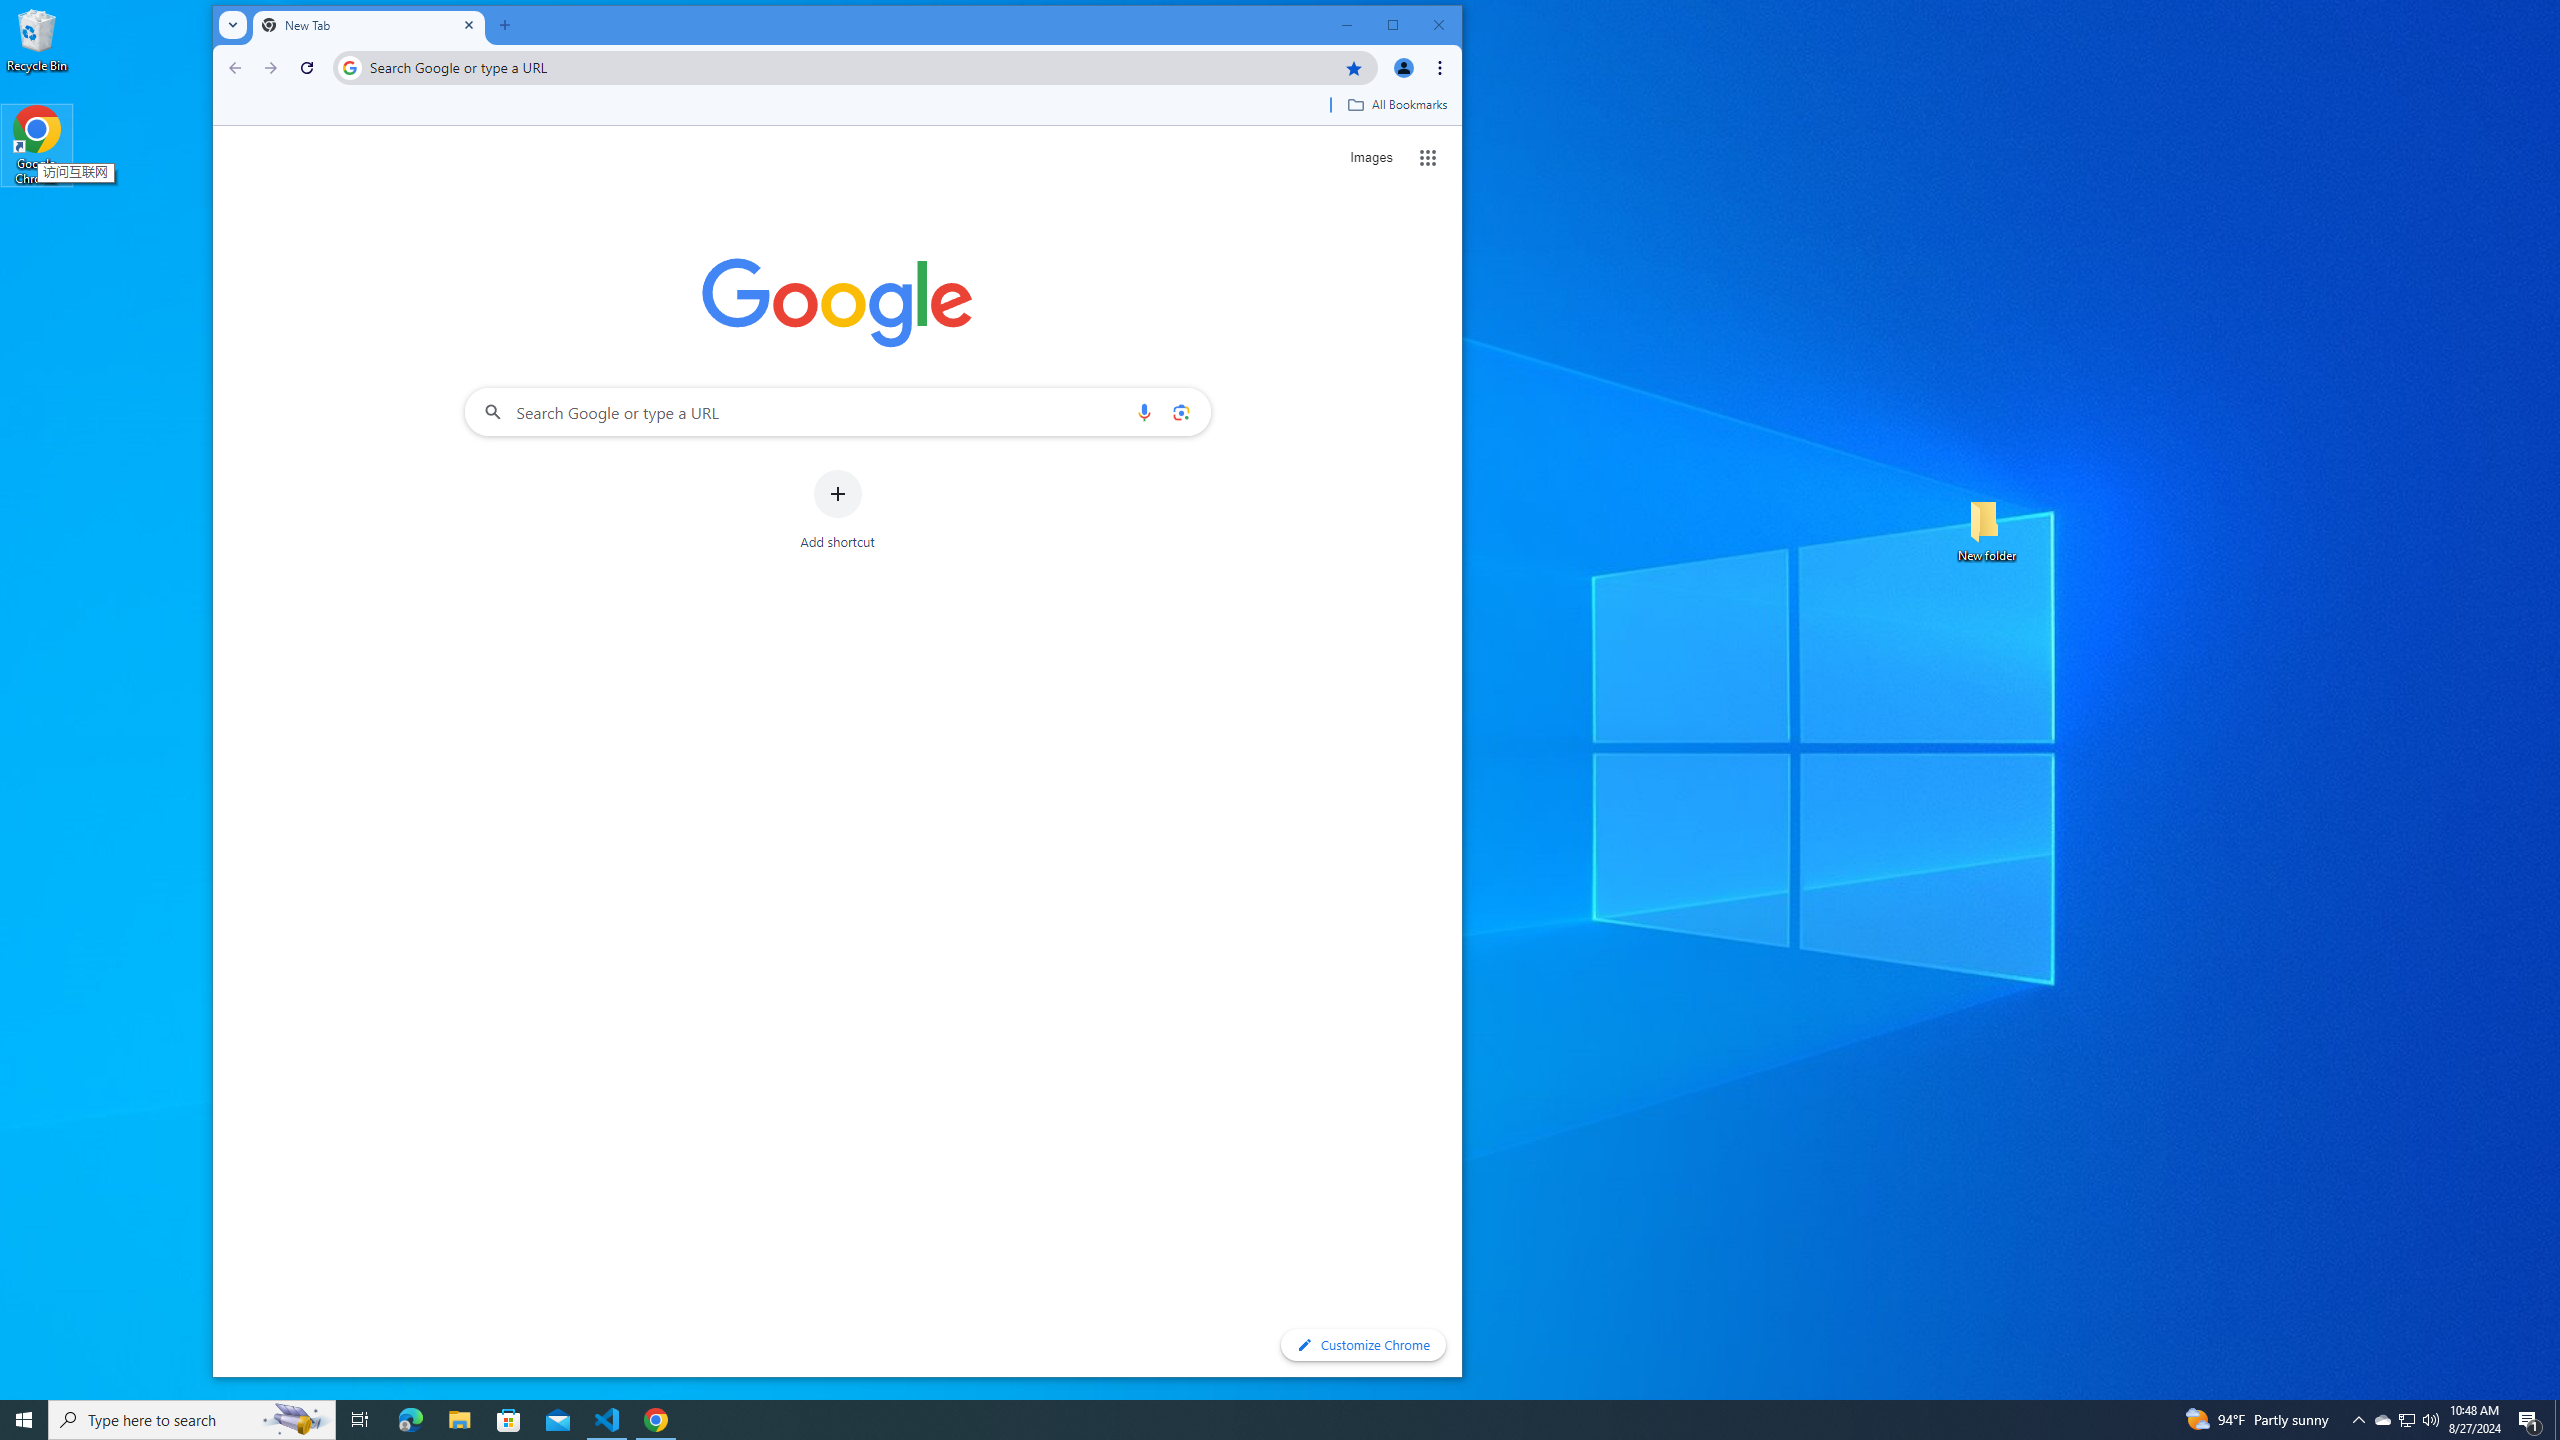  What do you see at coordinates (36, 38) in the screenshot?
I see `'Recycle Bin'` at bounding box center [36, 38].